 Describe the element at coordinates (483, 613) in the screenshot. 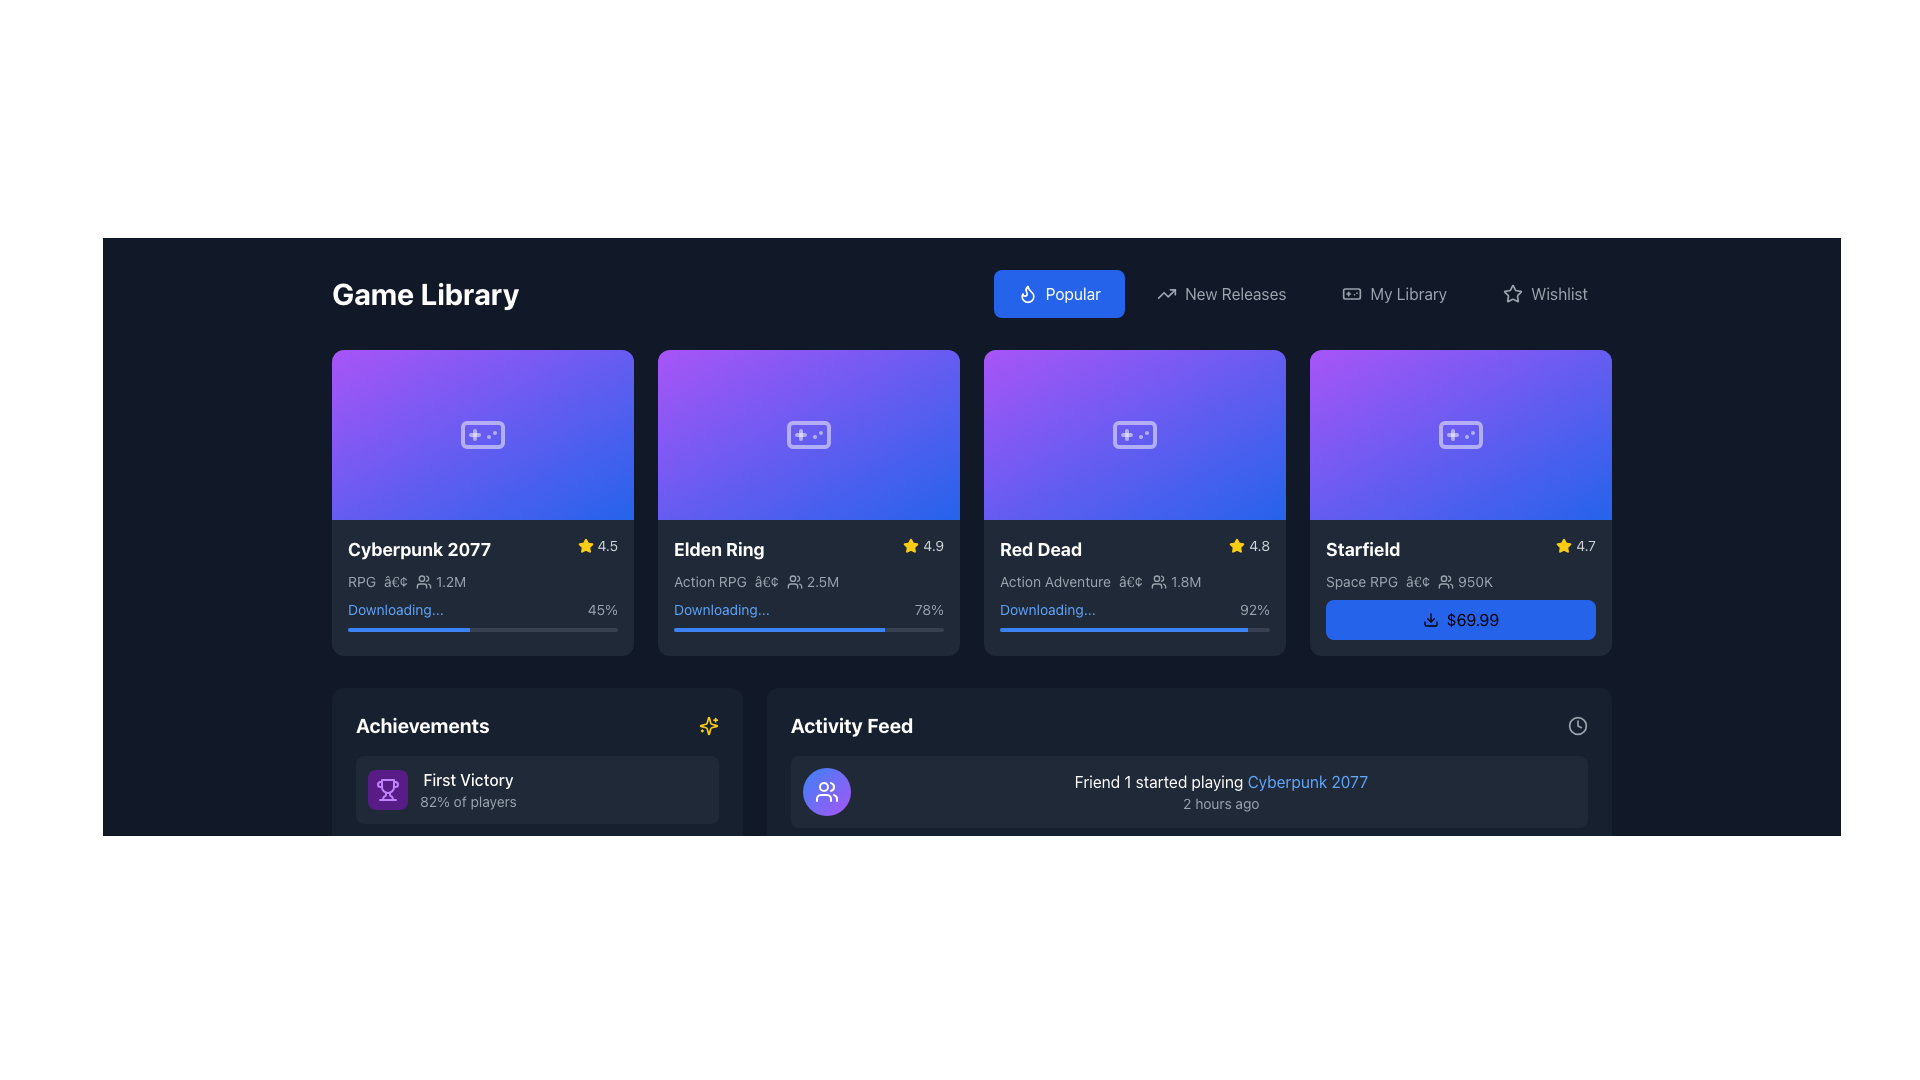

I see `the Progress indicator displaying 'Downloading...' with the progress of '45%' in the Game Library section of 'Cyberpunk 2077'` at that location.